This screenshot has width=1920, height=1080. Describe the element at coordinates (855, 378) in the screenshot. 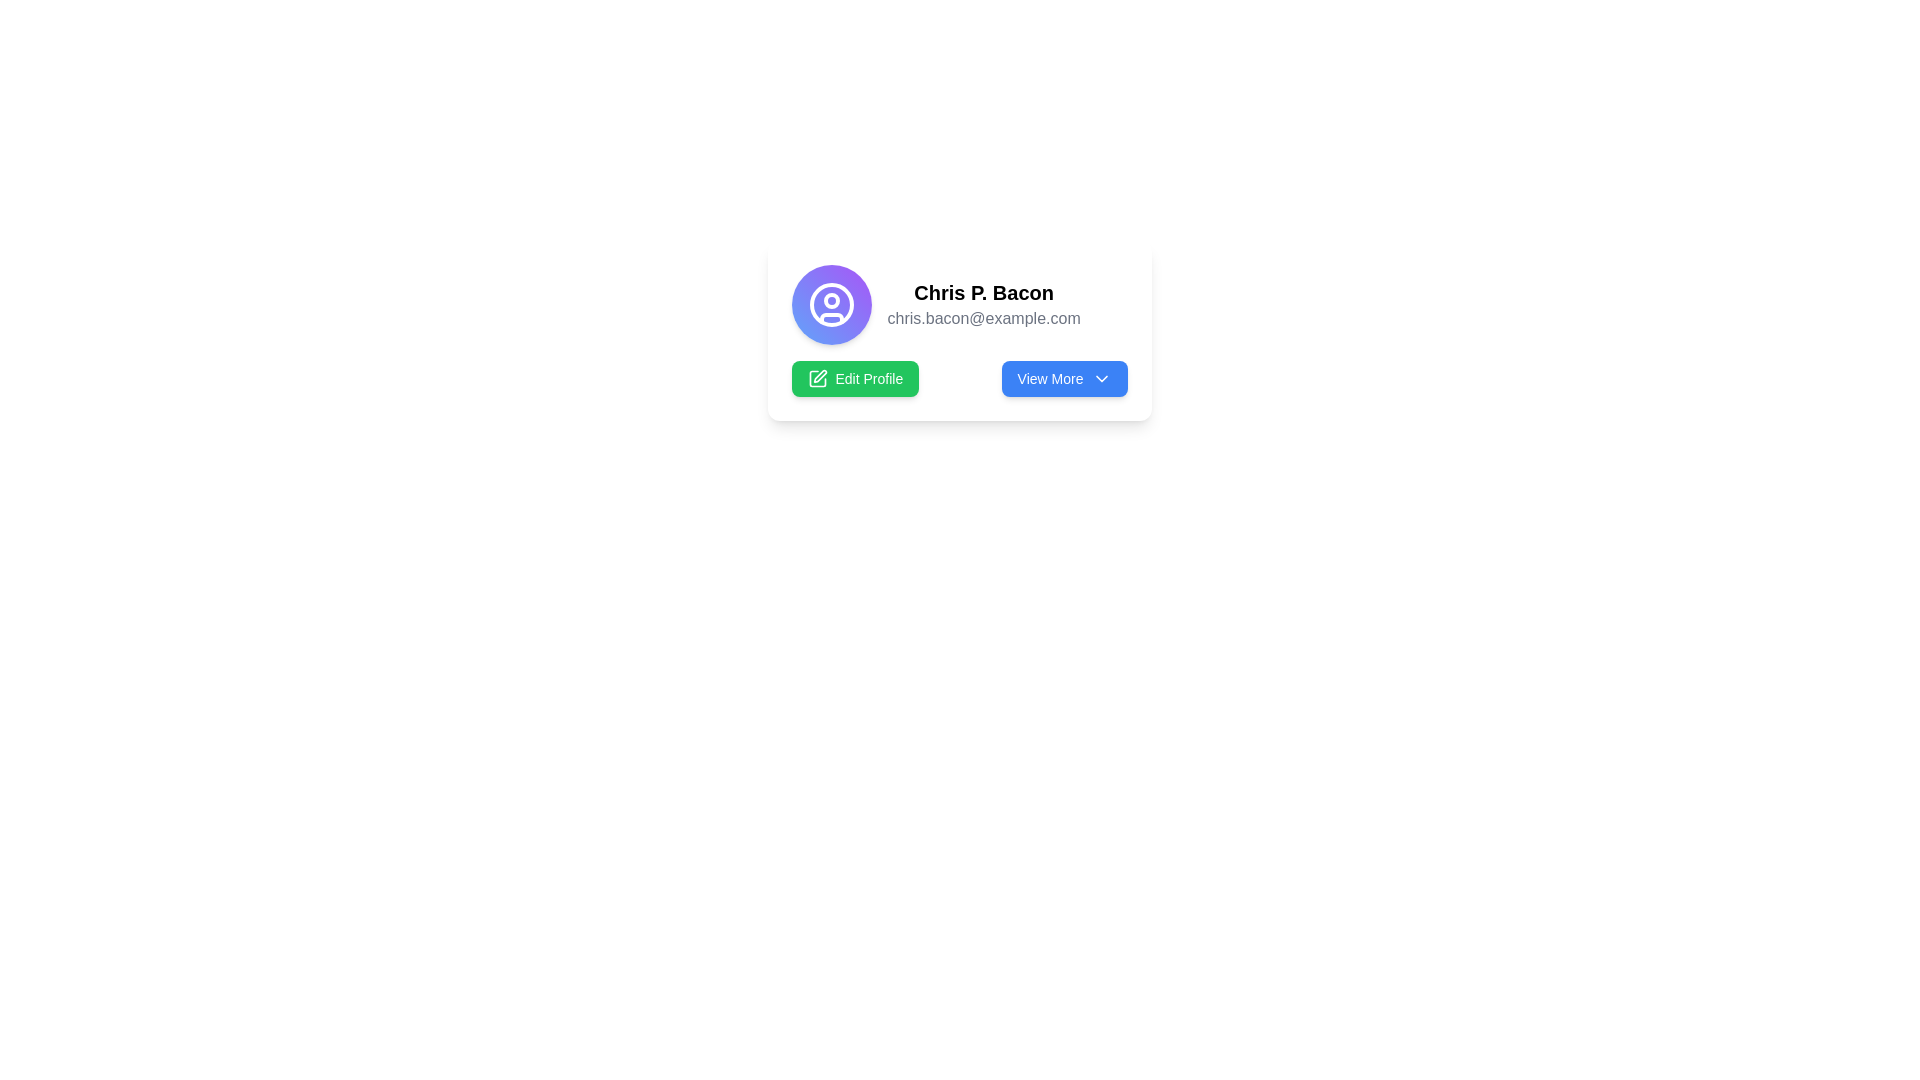

I see `the button that allows users to edit their profile details, located centrally below the user profile information and to the left of the 'View More' button` at that location.